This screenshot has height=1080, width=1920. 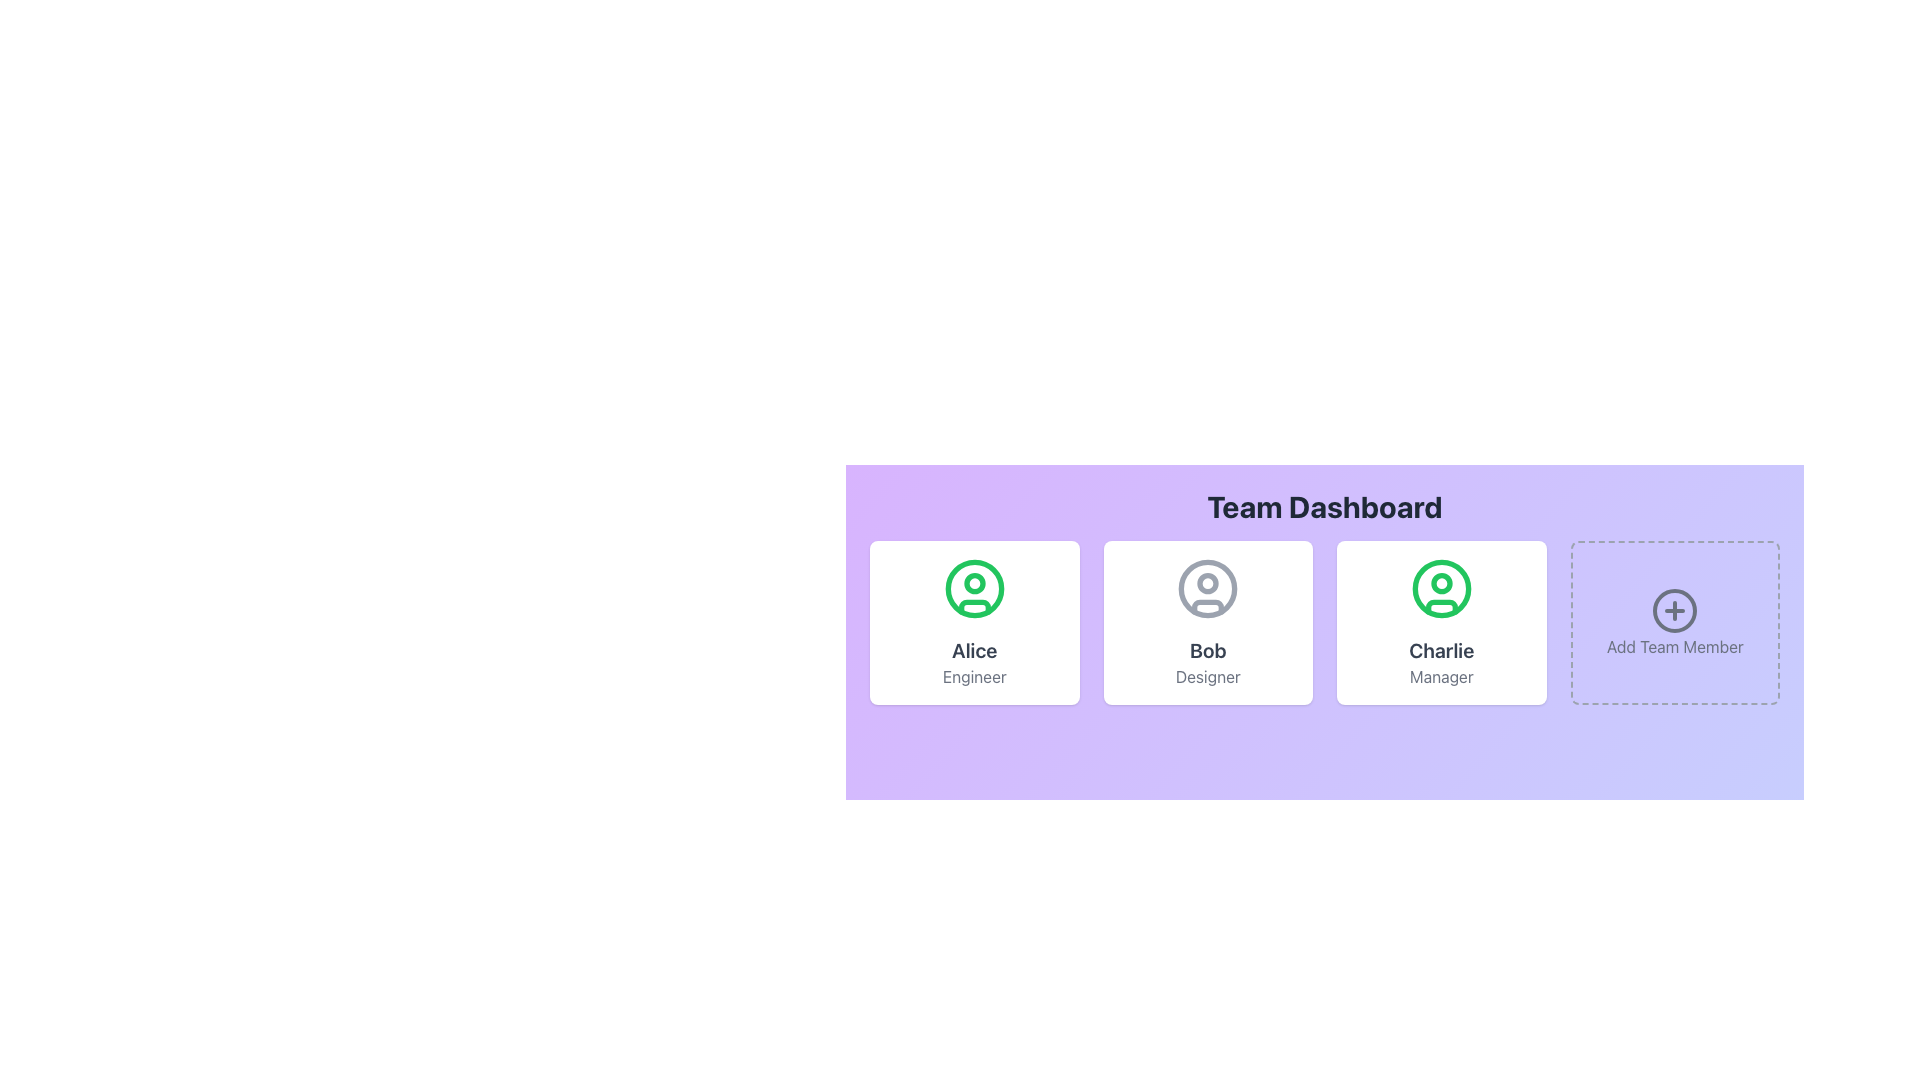 What do you see at coordinates (1207, 622) in the screenshot?
I see `the card element styled with a white background, rounded corners, and a user icon at the top, labeled 'Bob' and 'Designer', to interact with it` at bounding box center [1207, 622].